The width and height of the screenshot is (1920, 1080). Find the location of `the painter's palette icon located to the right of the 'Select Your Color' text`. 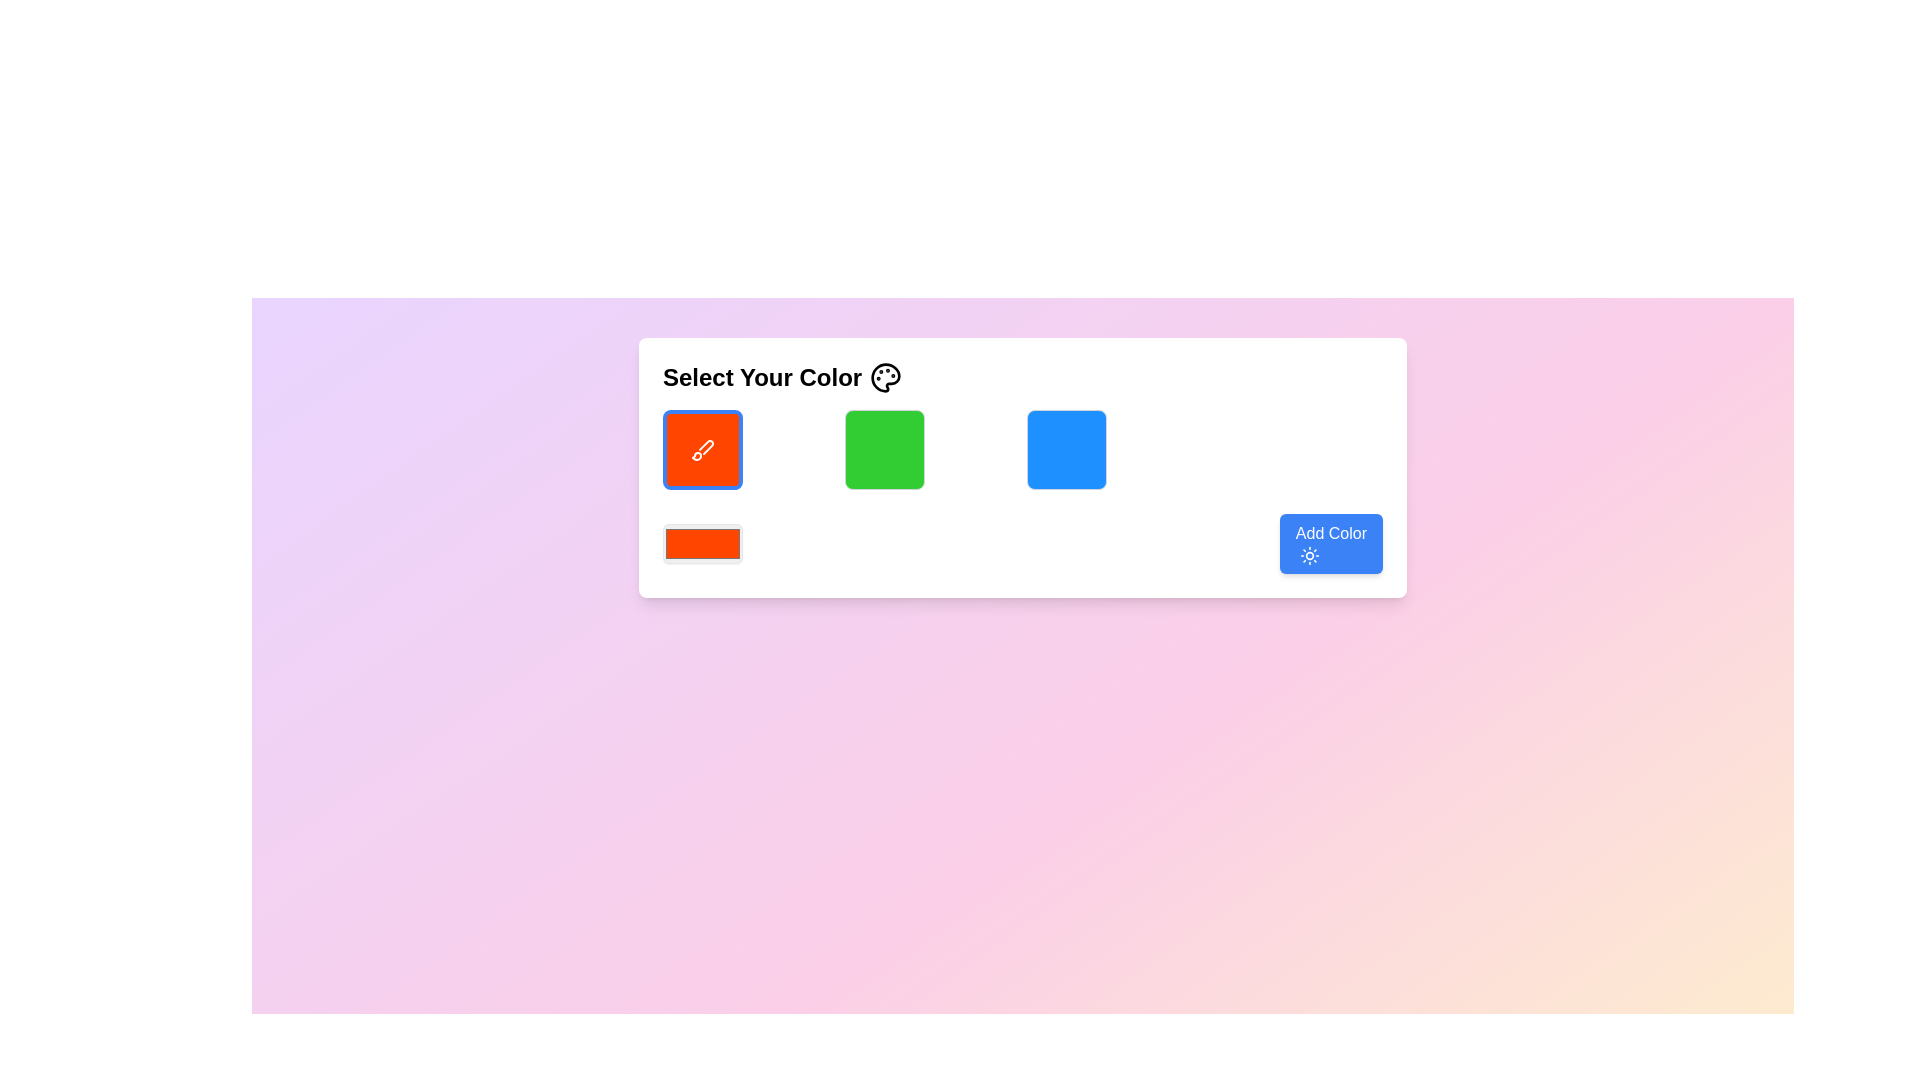

the painter's palette icon located to the right of the 'Select Your Color' text is located at coordinates (885, 378).